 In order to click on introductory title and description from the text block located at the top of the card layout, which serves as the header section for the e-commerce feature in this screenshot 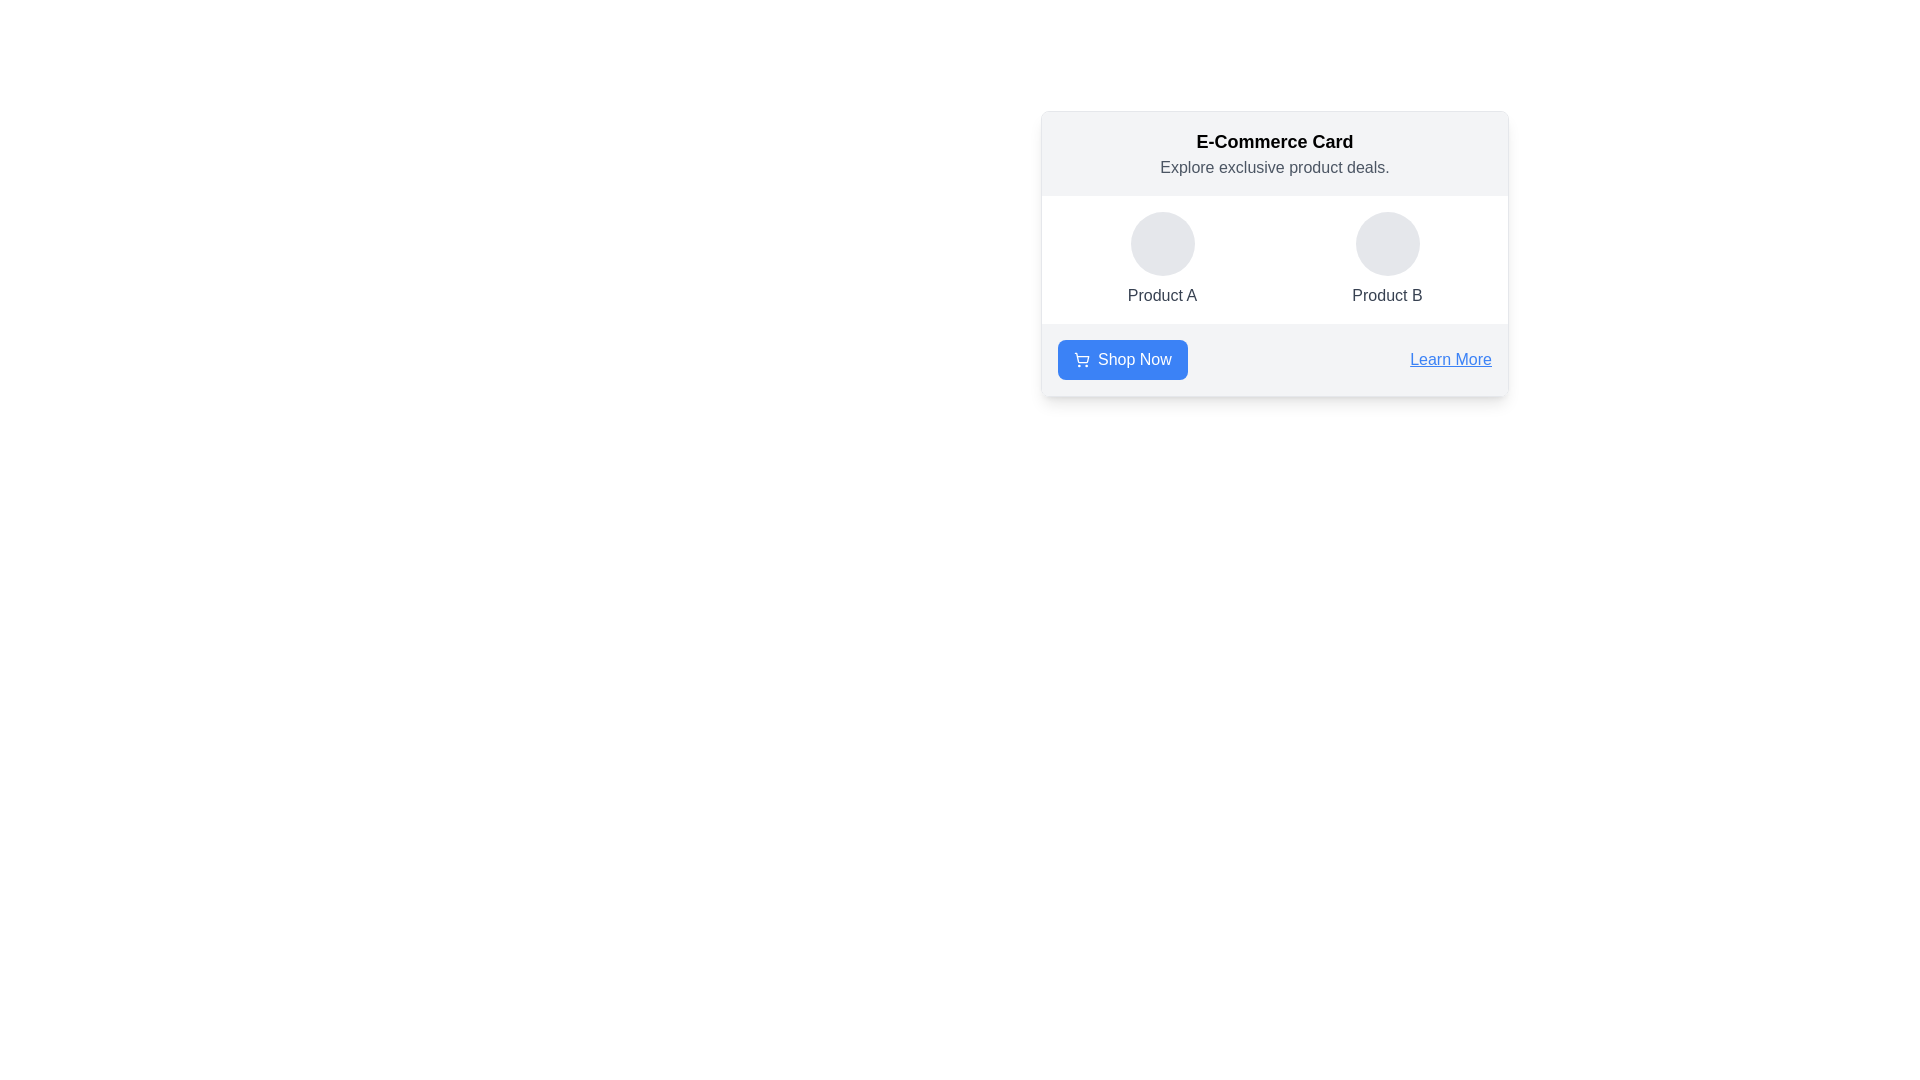, I will do `click(1274, 153)`.